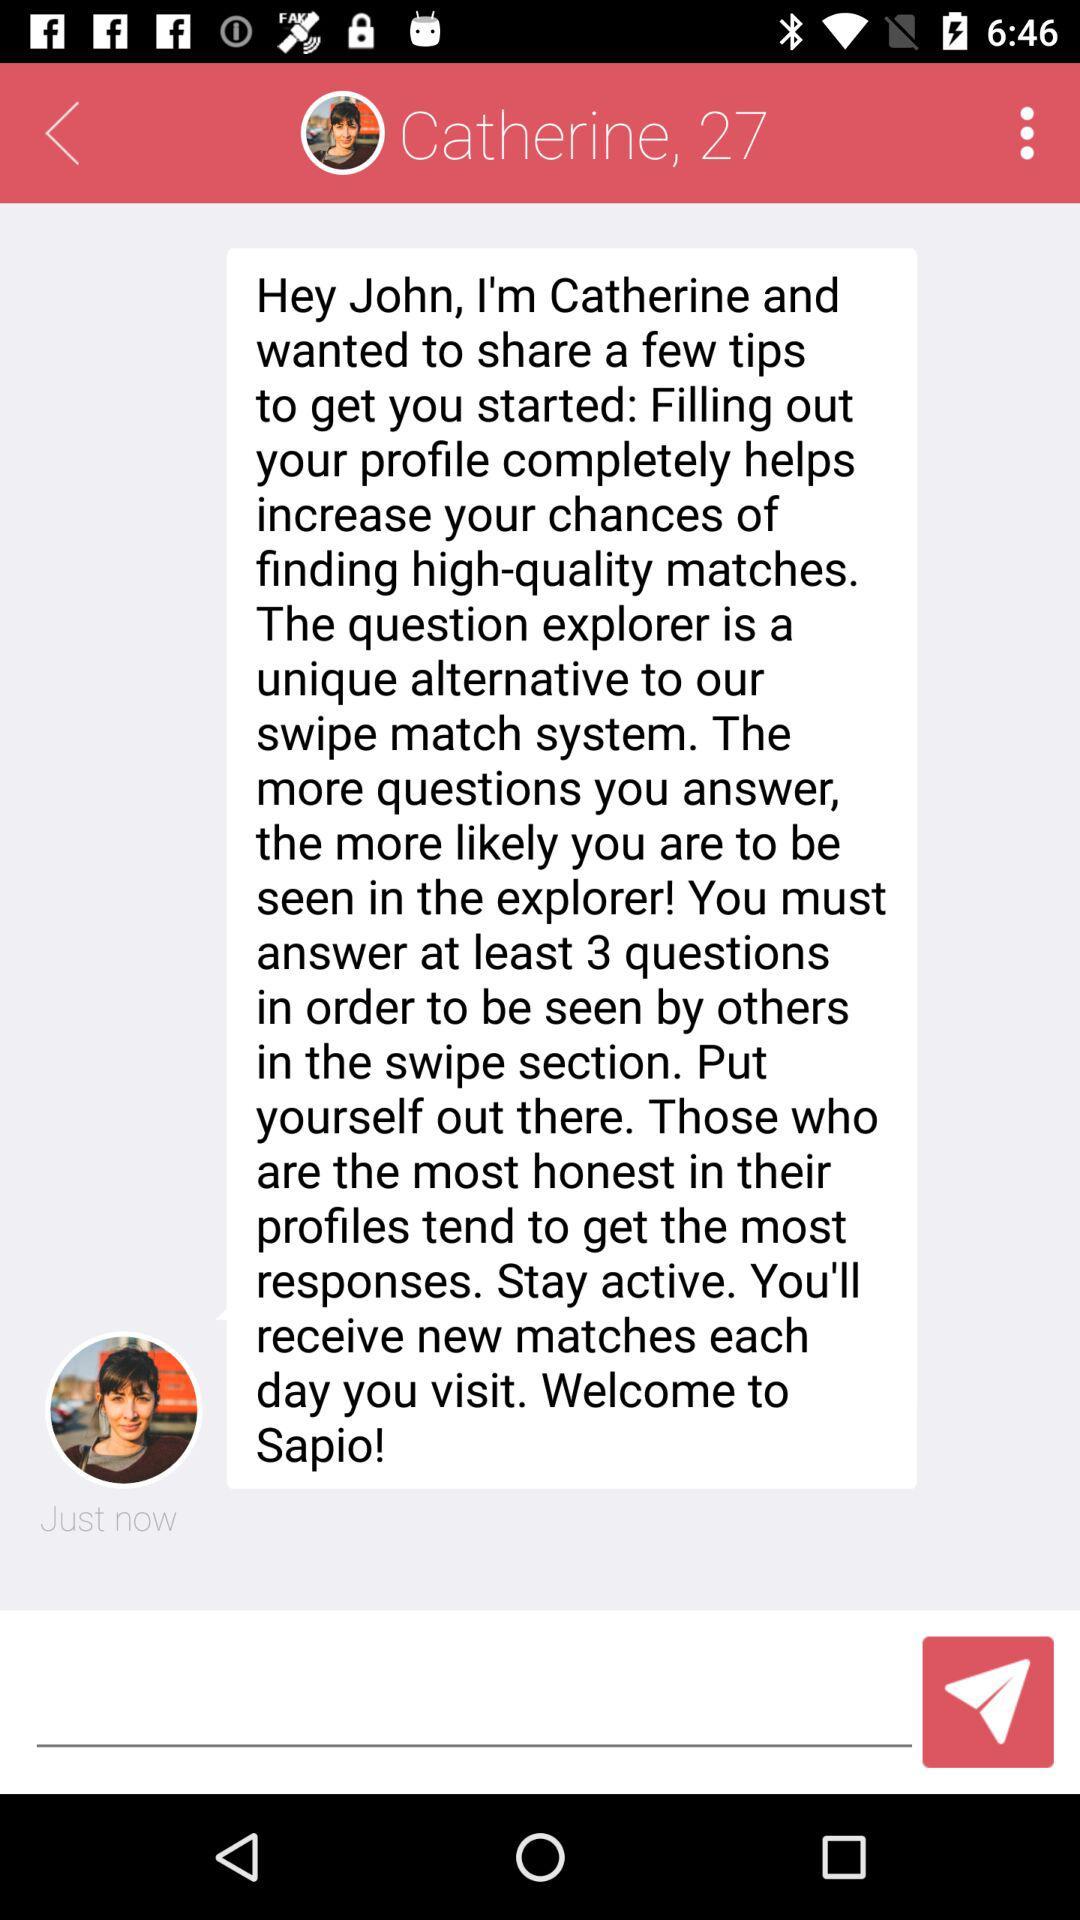  Describe the element at coordinates (108, 1517) in the screenshot. I see `the just now item` at that location.